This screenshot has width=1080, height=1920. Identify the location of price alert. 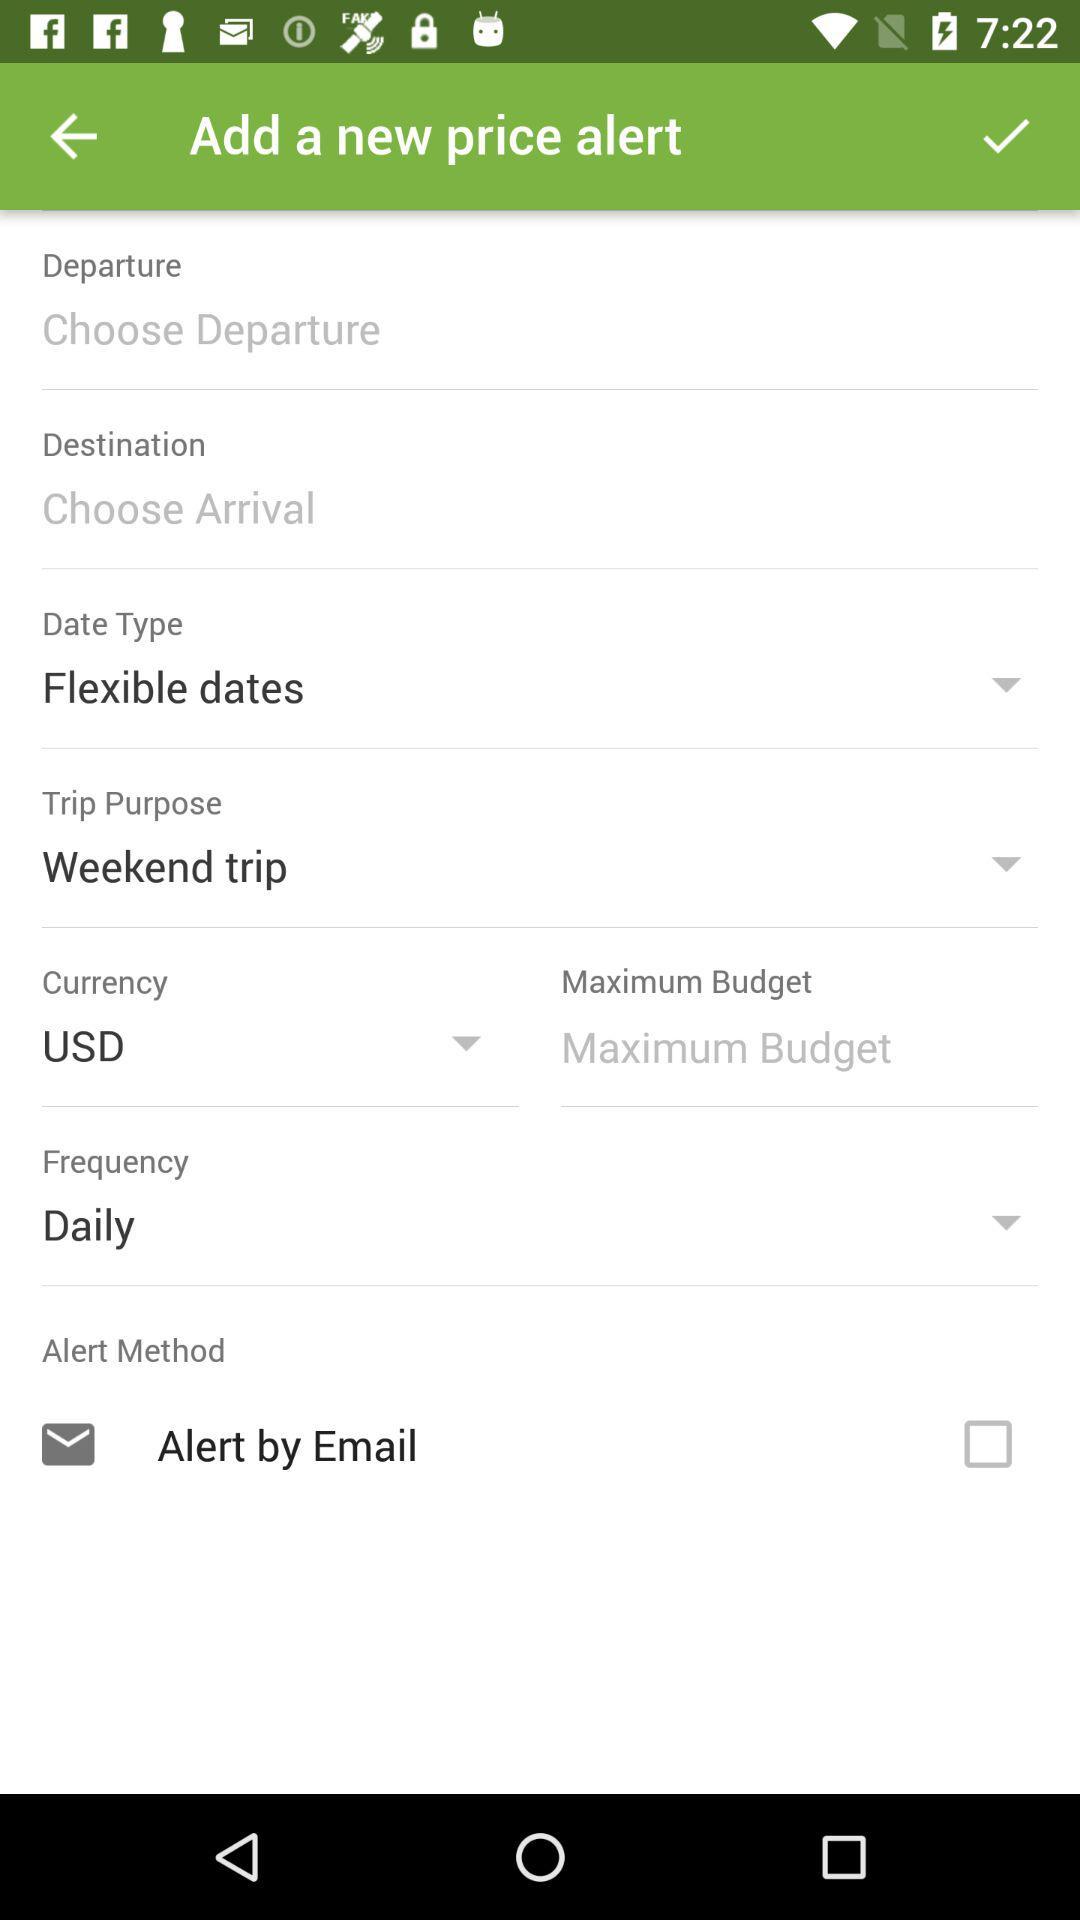
(1006, 135).